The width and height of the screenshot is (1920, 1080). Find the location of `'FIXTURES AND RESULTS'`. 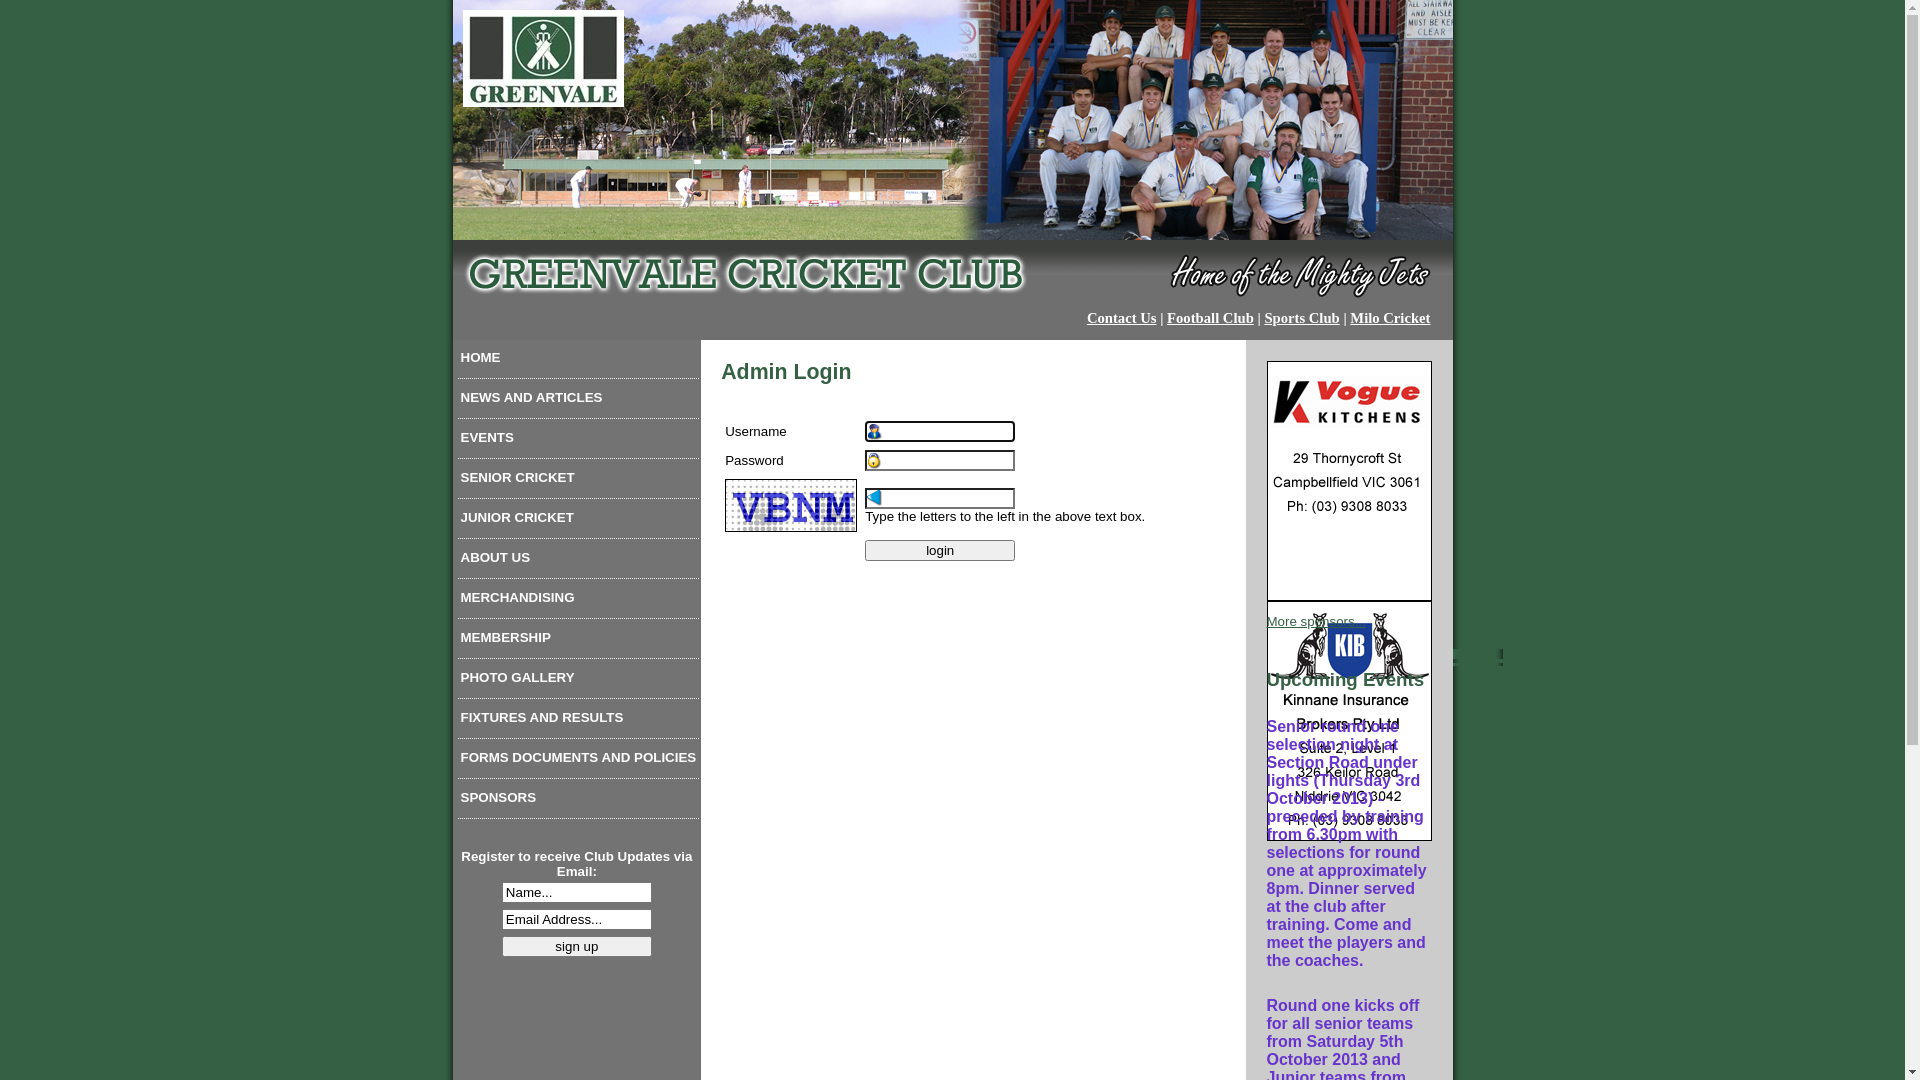

'FIXTURES AND RESULTS' is located at coordinates (578, 721).